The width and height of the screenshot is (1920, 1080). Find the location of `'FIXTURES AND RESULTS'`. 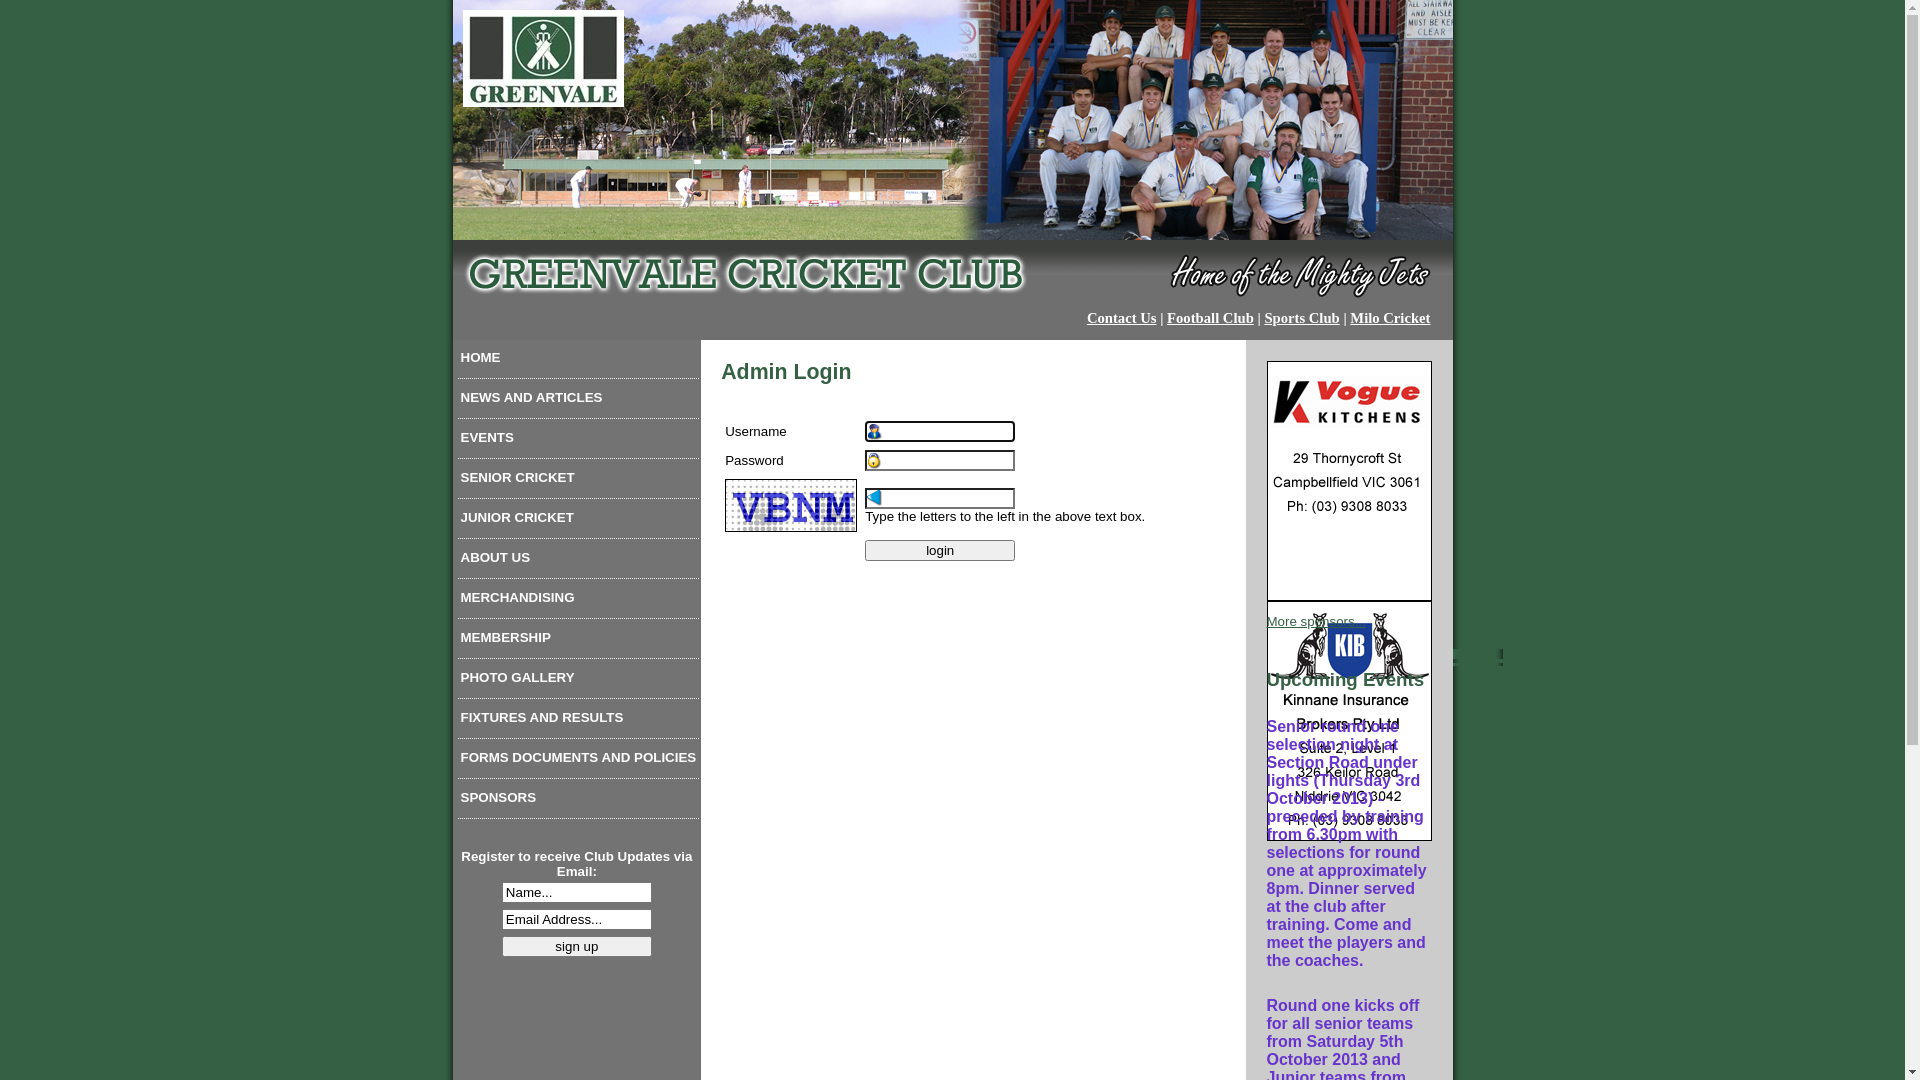

'FIXTURES AND RESULTS' is located at coordinates (578, 721).